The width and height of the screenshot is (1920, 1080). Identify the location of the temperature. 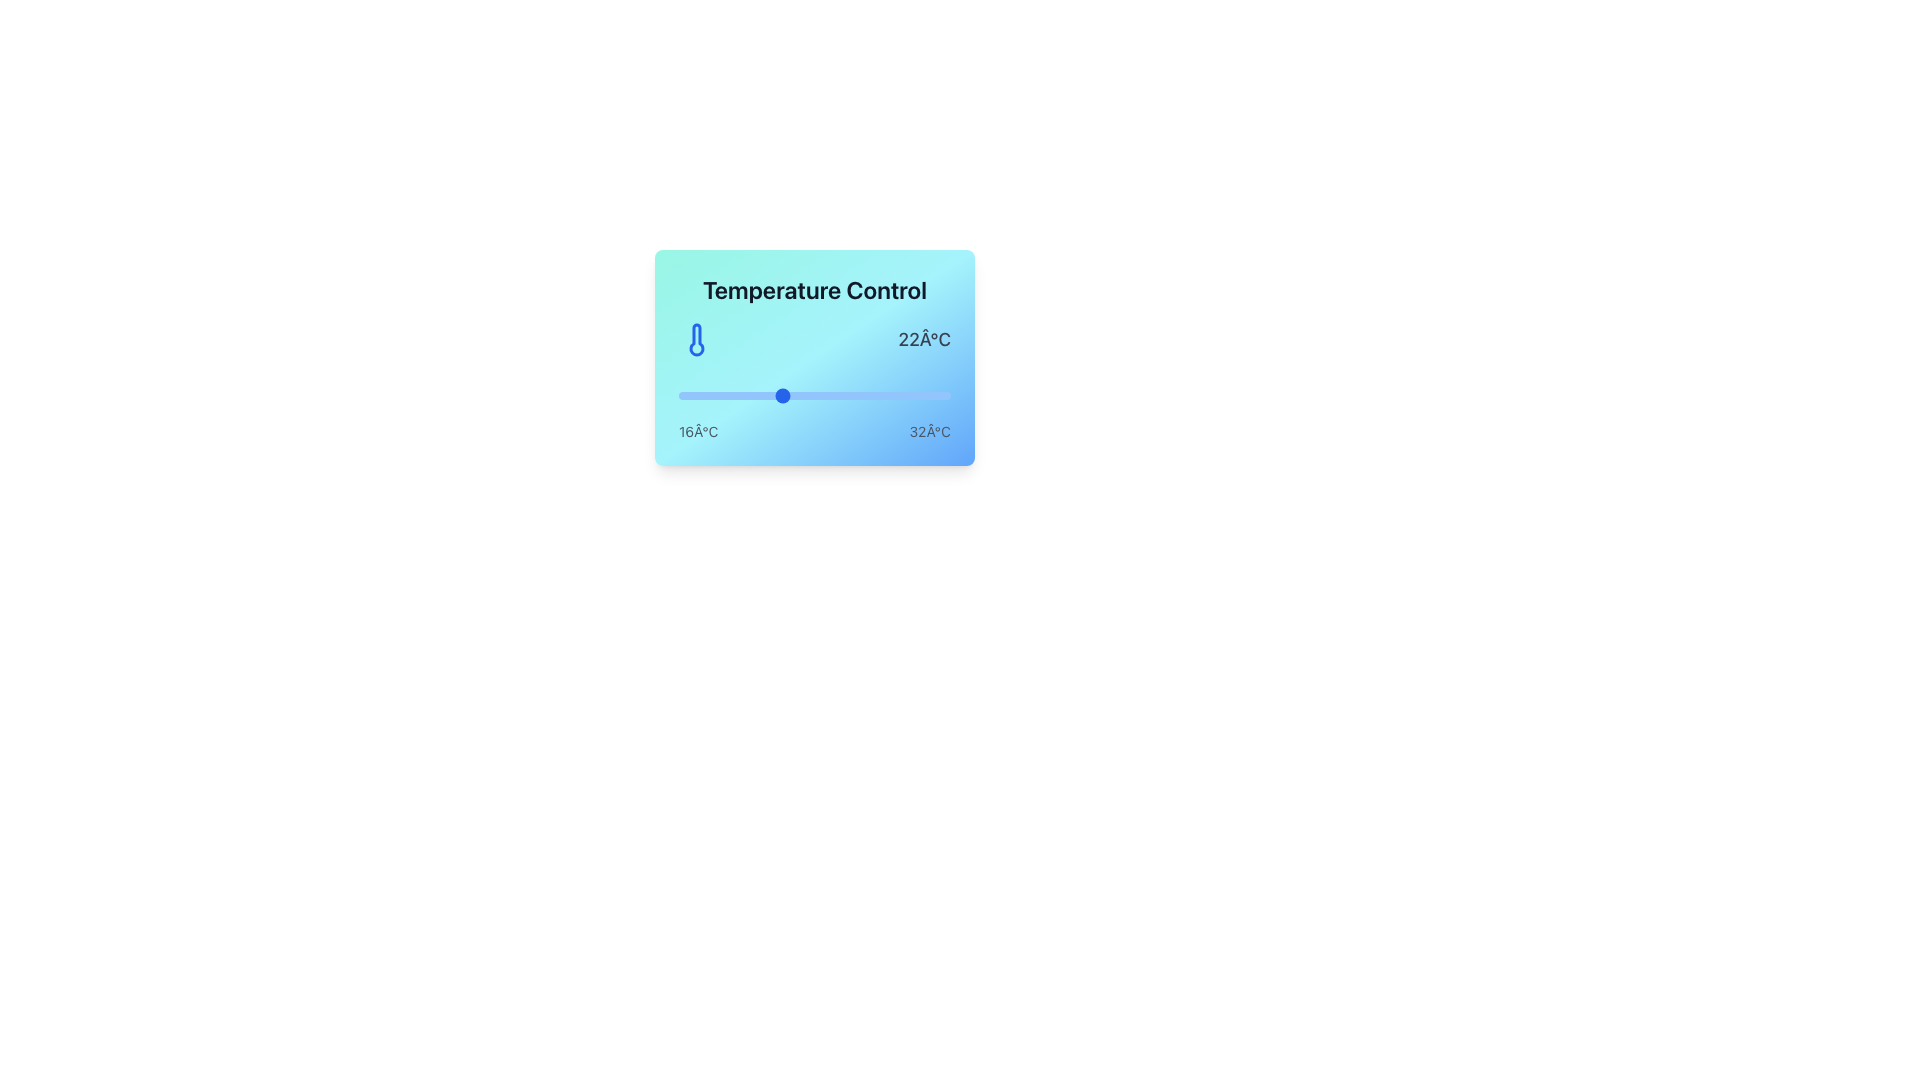
(849, 396).